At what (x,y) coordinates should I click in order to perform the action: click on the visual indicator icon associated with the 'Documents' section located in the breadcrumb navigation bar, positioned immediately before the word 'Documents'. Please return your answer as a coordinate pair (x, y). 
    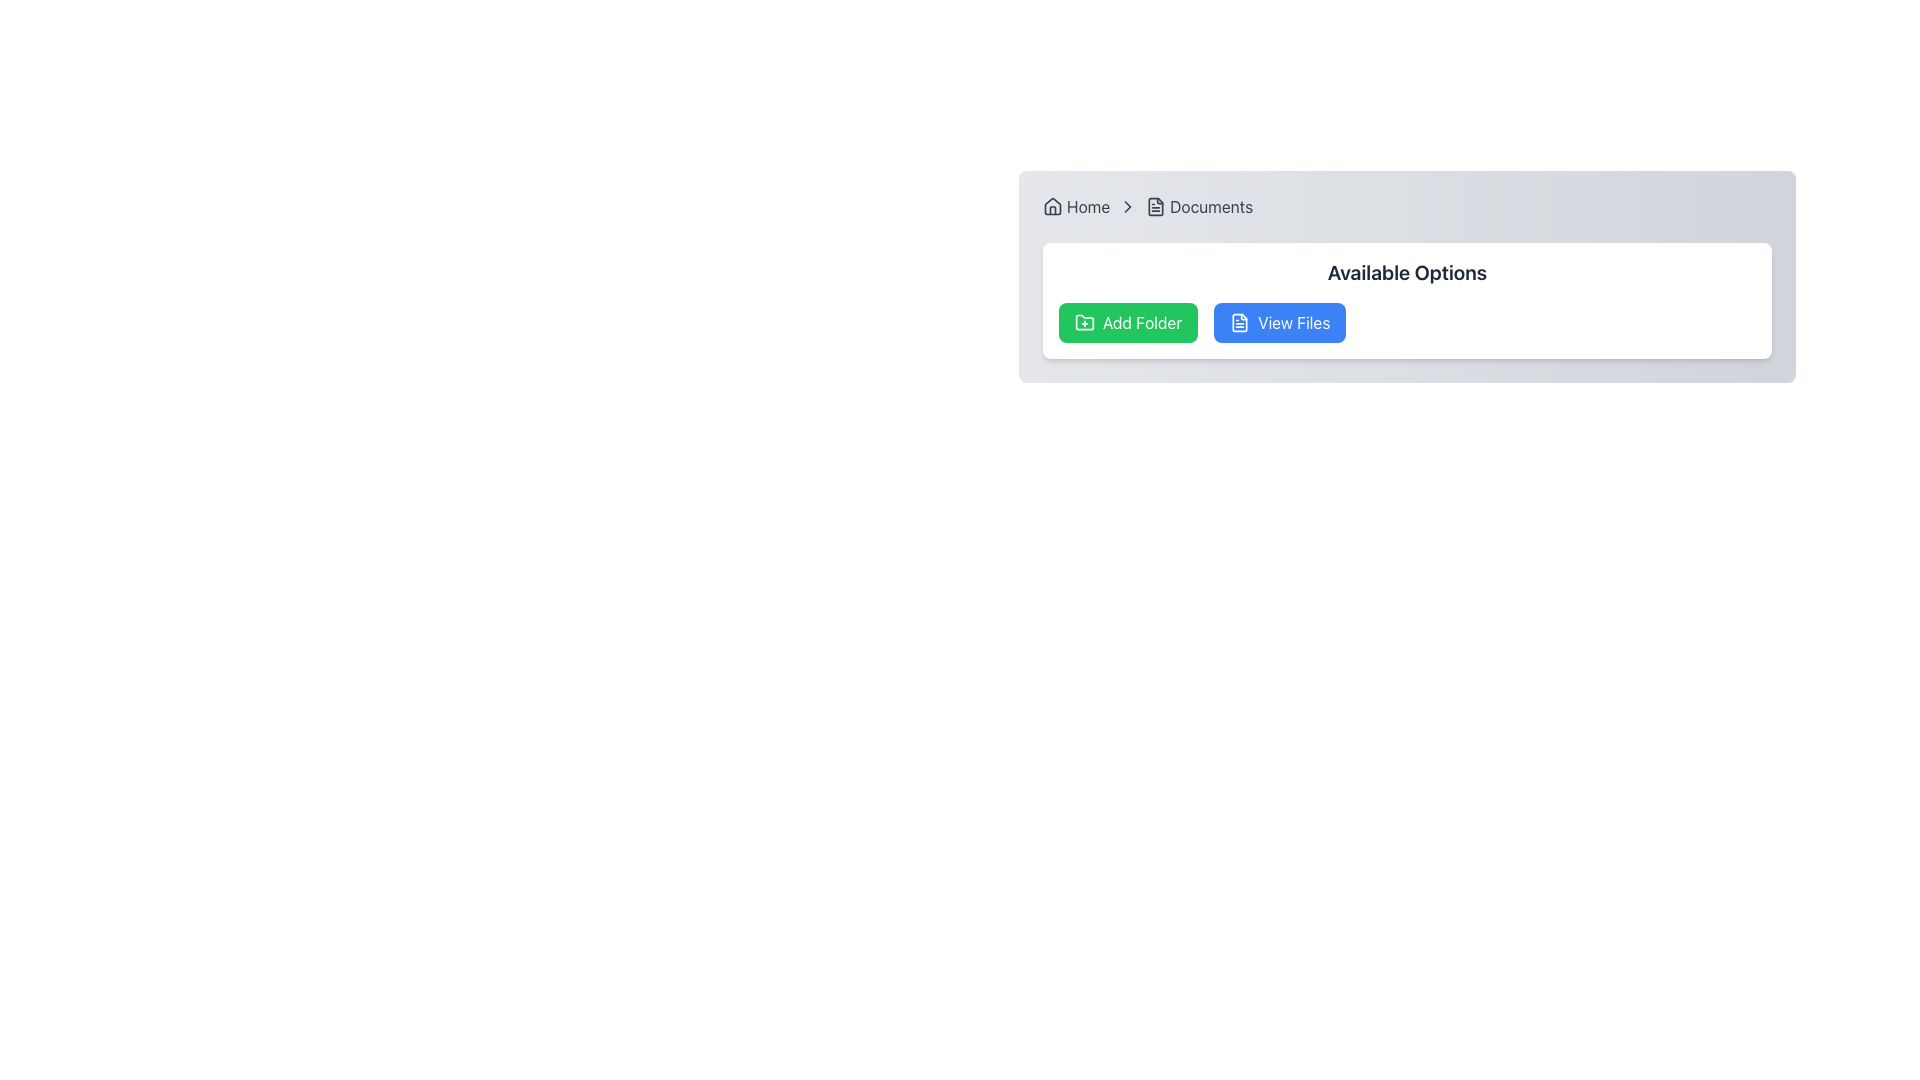
    Looking at the image, I should click on (1156, 207).